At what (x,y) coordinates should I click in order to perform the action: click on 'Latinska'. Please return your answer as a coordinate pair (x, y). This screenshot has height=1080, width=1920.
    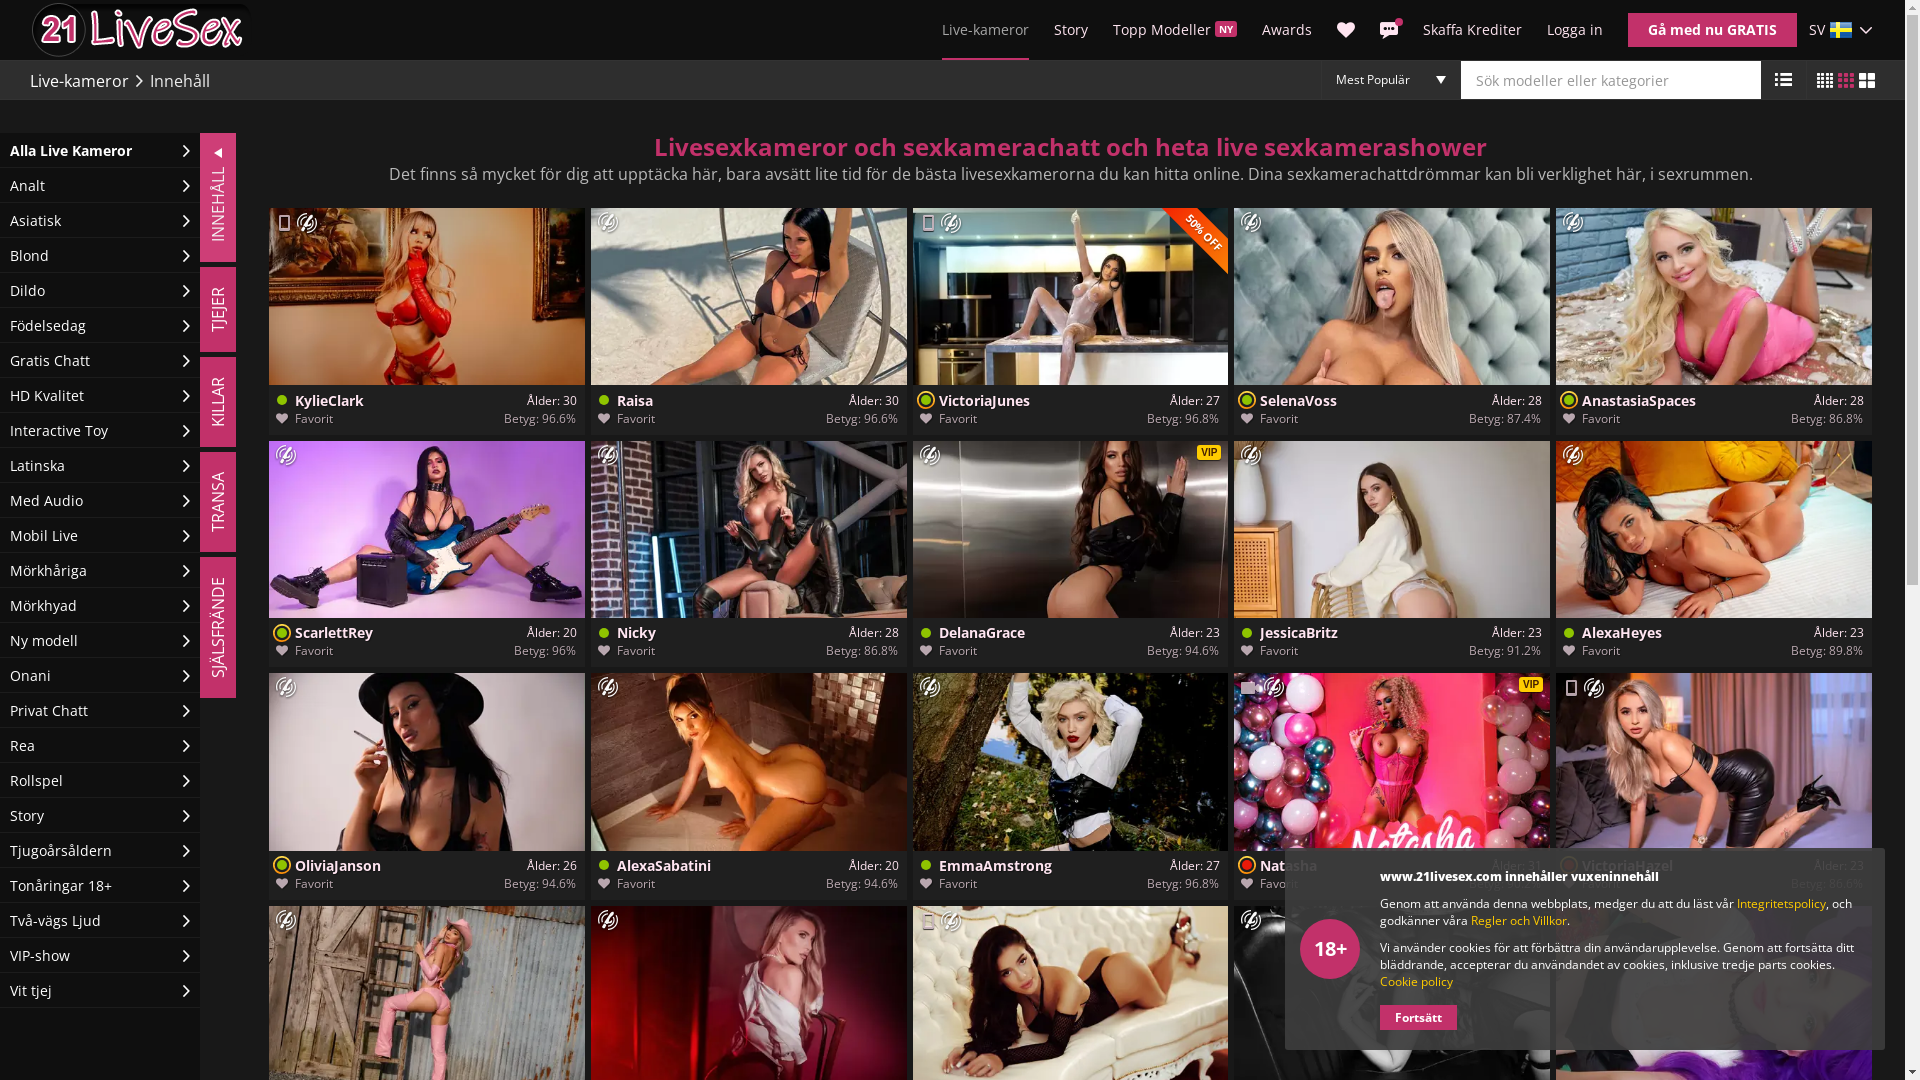
    Looking at the image, I should click on (99, 465).